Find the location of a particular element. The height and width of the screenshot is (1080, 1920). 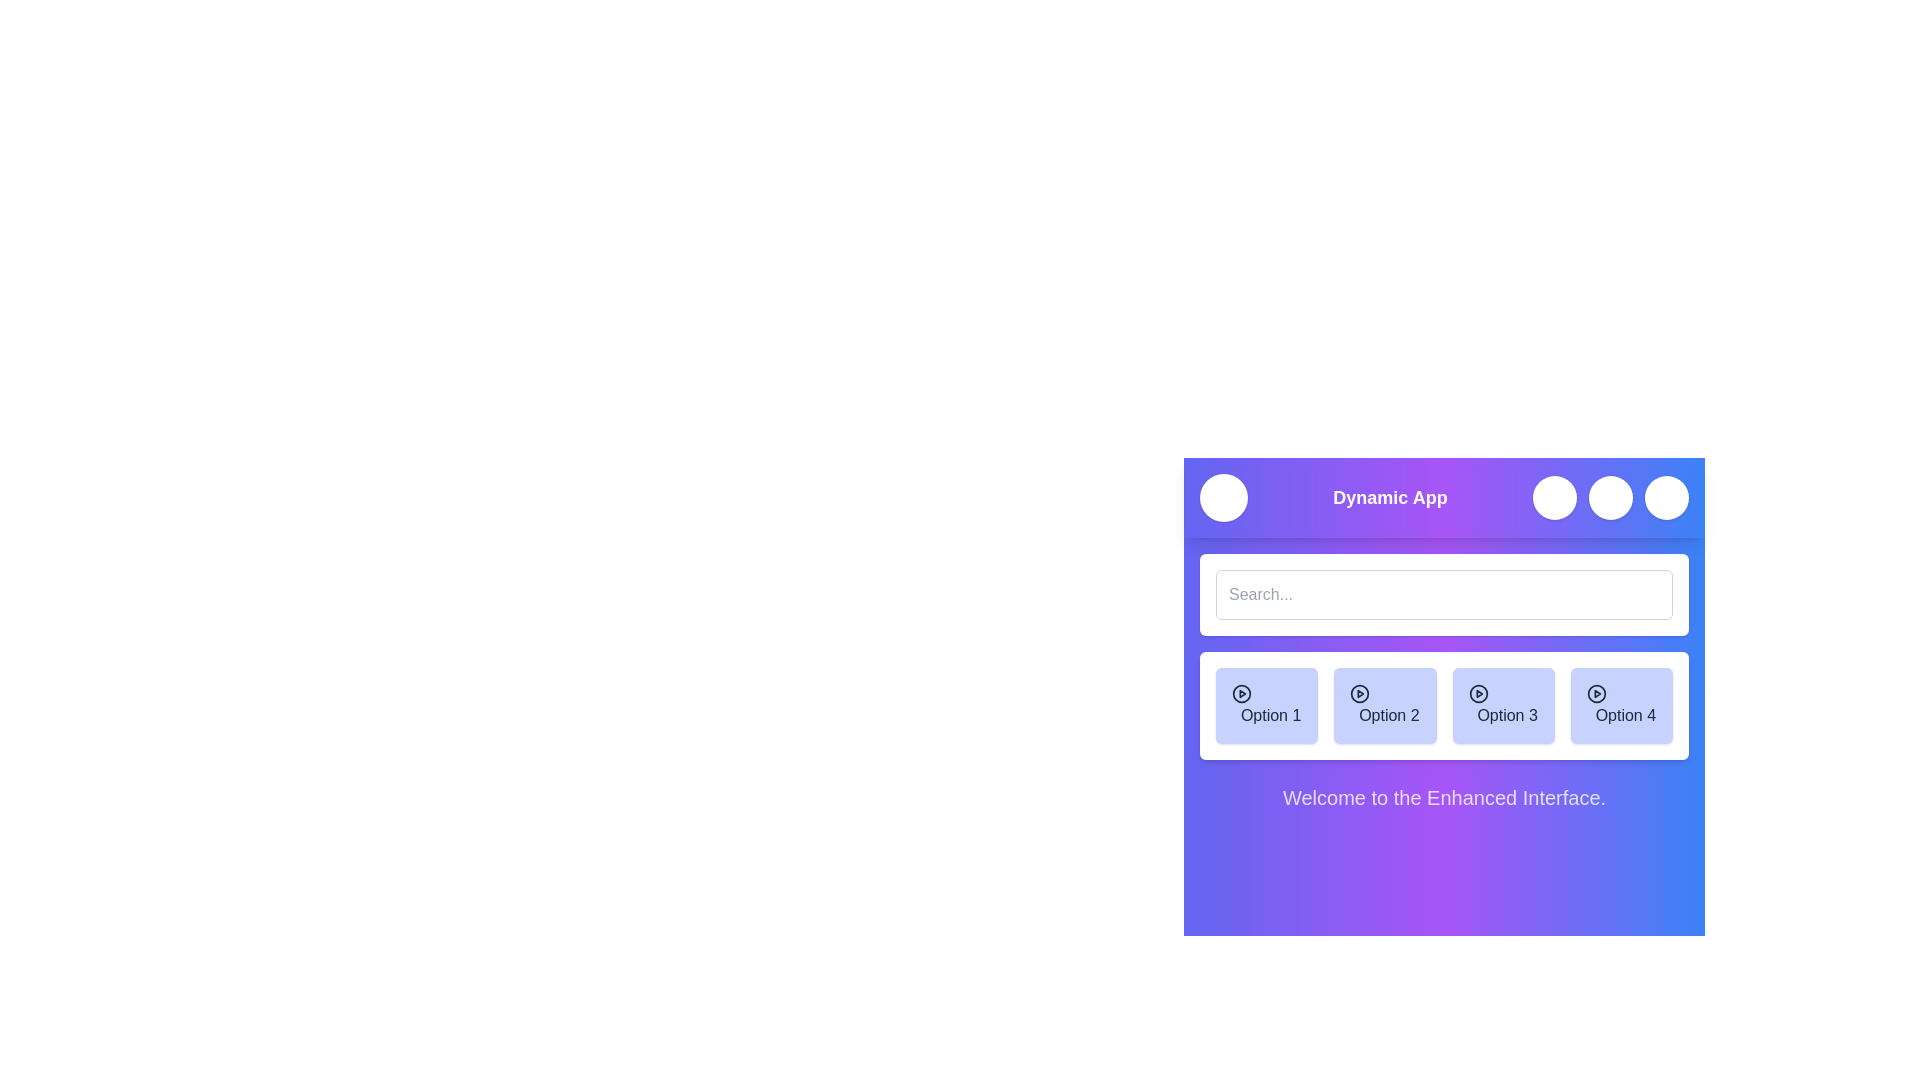

the menu button to toggle the menu visibility is located at coordinates (1223, 496).